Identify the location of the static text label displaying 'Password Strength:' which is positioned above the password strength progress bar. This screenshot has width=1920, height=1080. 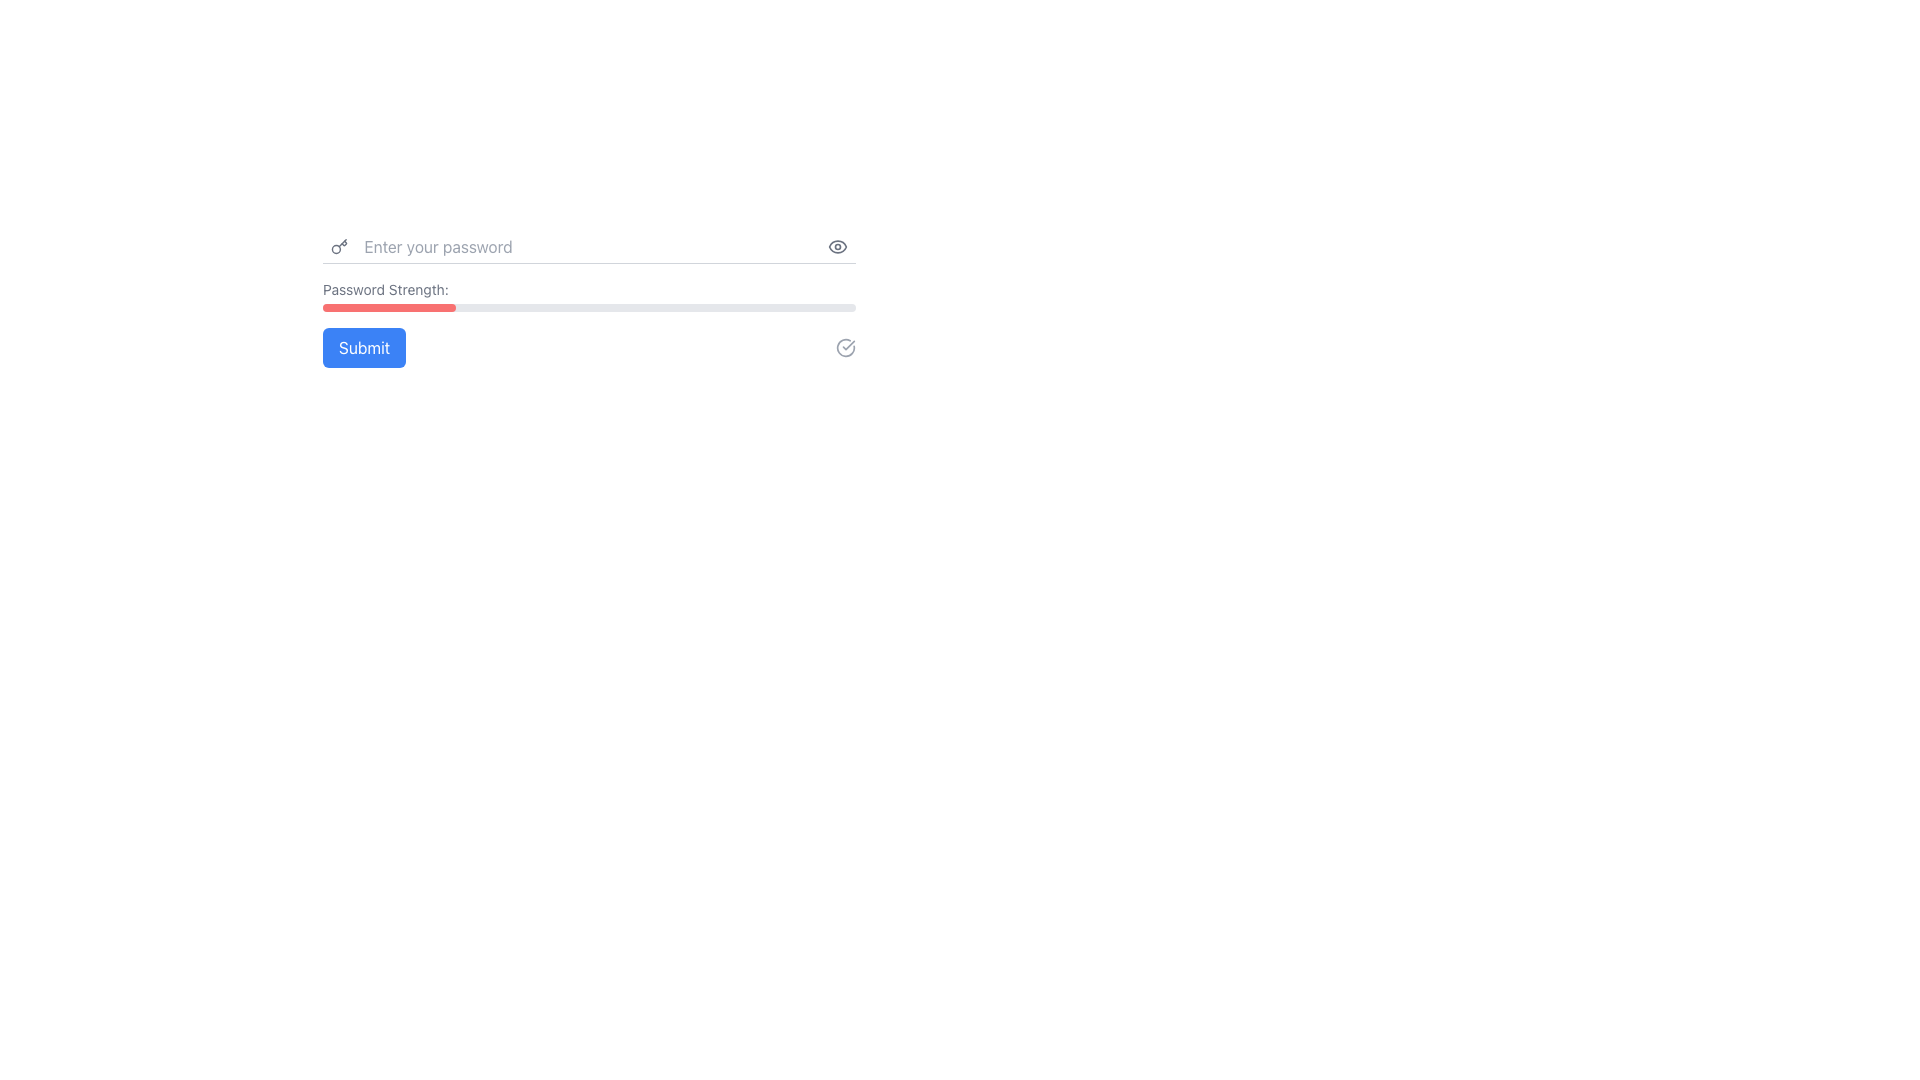
(385, 289).